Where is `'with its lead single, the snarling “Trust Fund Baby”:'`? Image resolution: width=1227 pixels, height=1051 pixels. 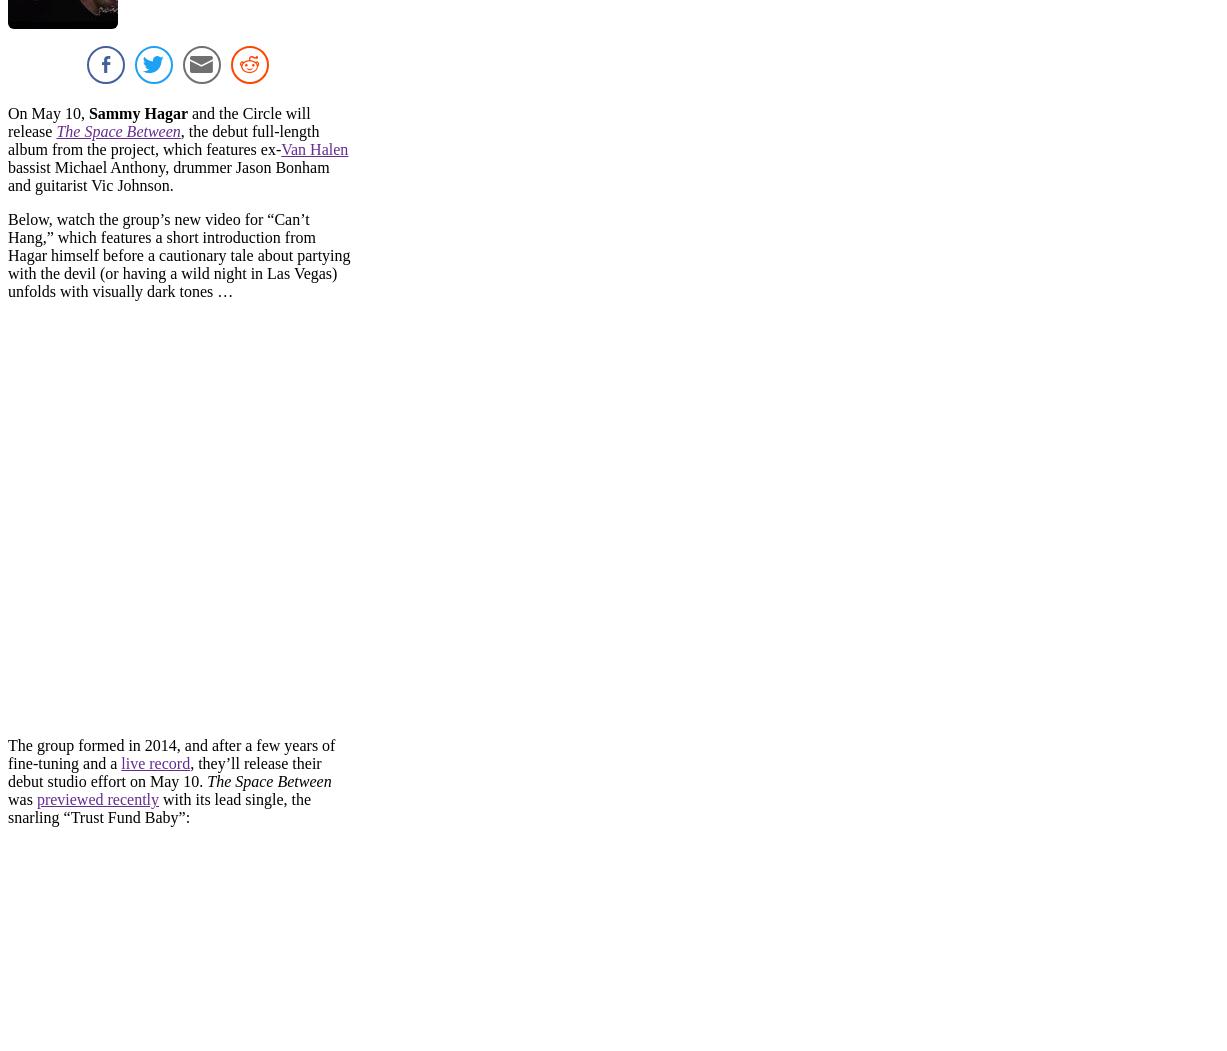
'with its lead single, the snarling “Trust Fund Baby”:' is located at coordinates (158, 807).